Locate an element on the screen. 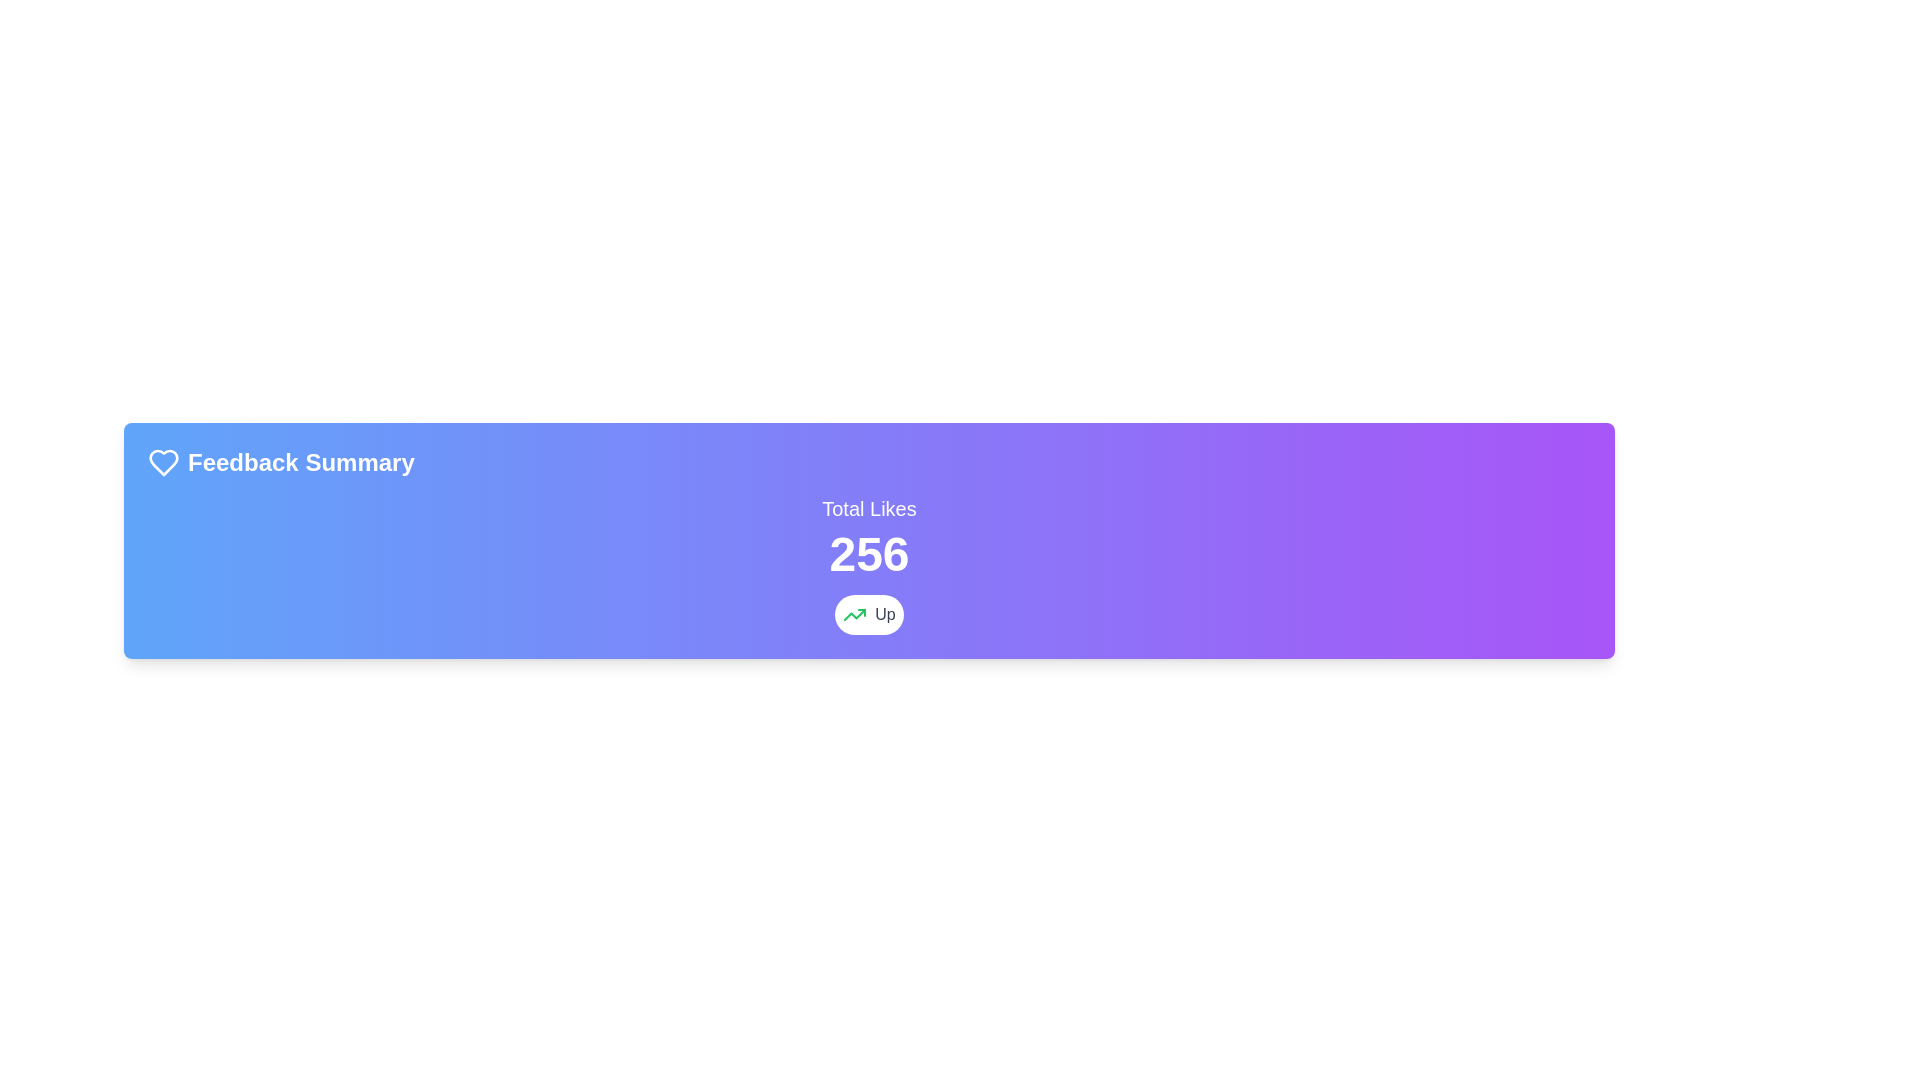  the heart icon is located at coordinates (163, 462).